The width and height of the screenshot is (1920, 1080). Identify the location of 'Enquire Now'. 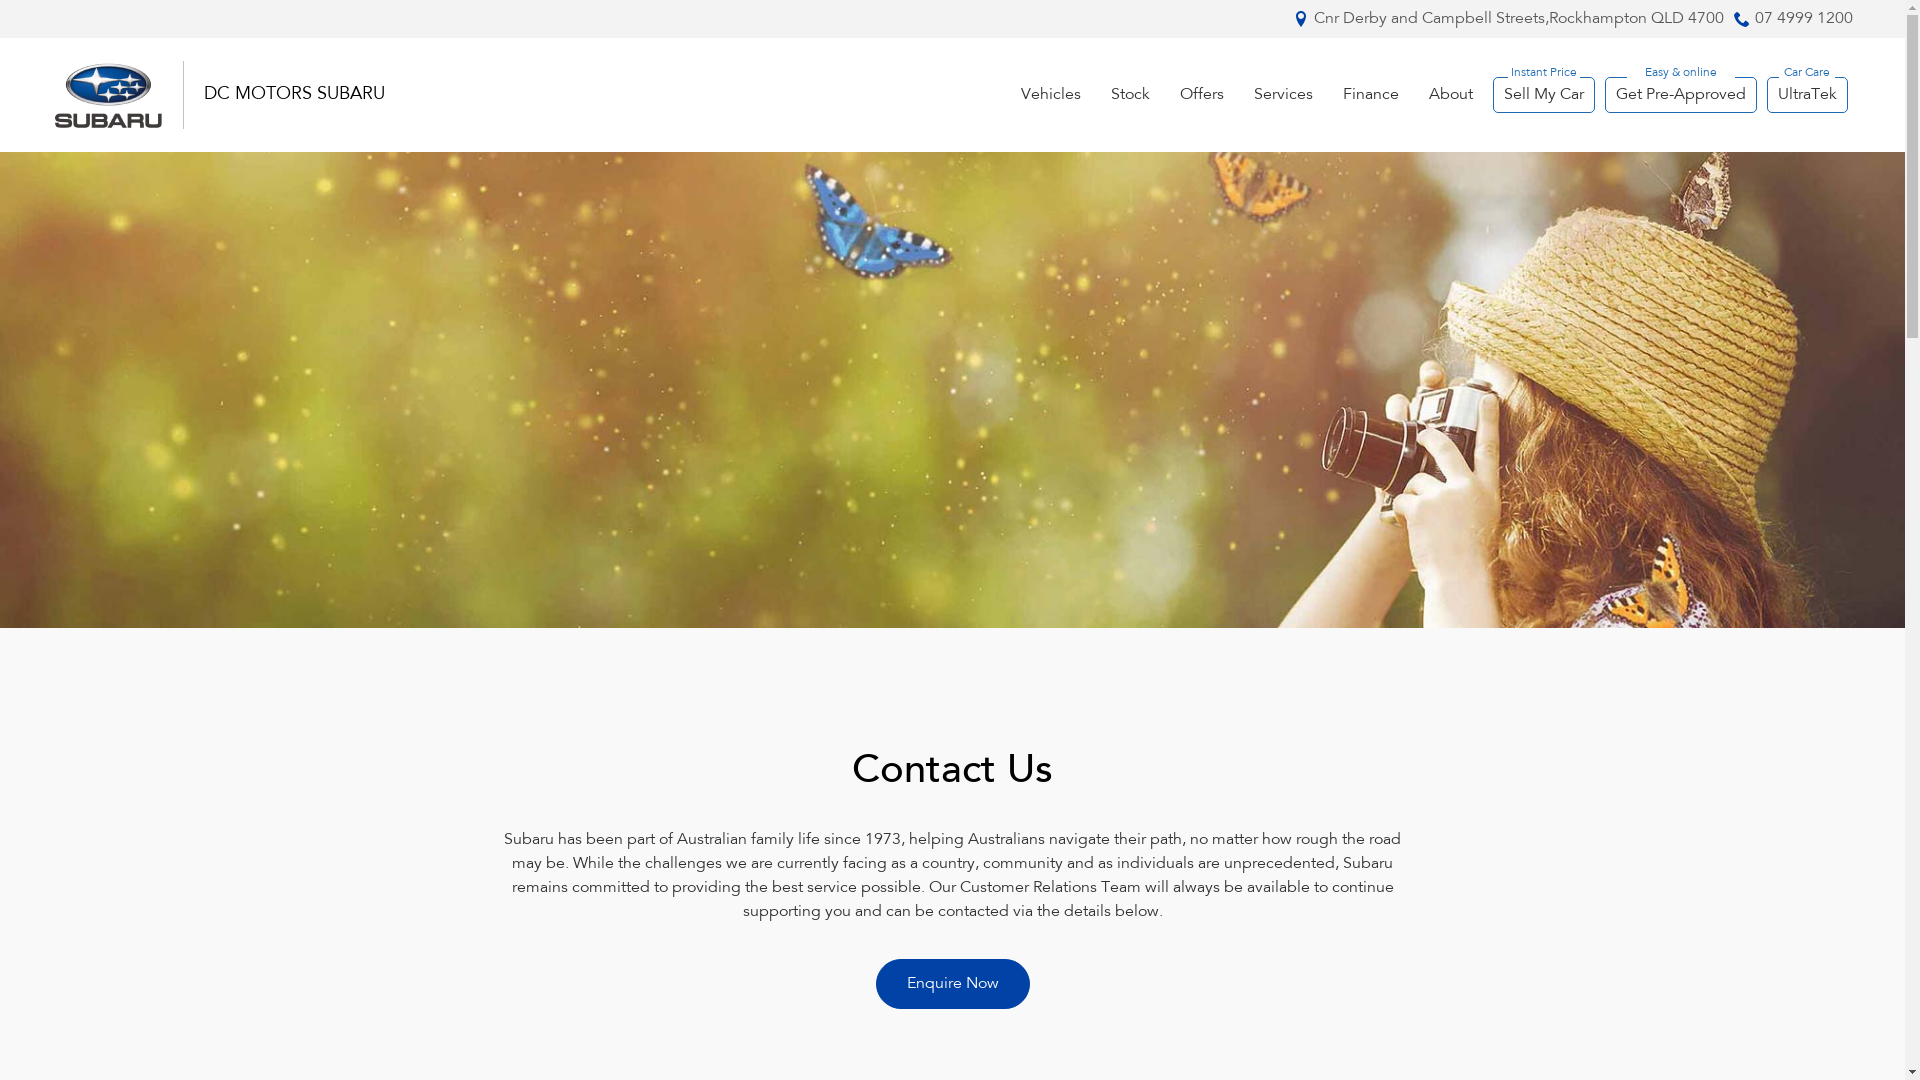
(952, 982).